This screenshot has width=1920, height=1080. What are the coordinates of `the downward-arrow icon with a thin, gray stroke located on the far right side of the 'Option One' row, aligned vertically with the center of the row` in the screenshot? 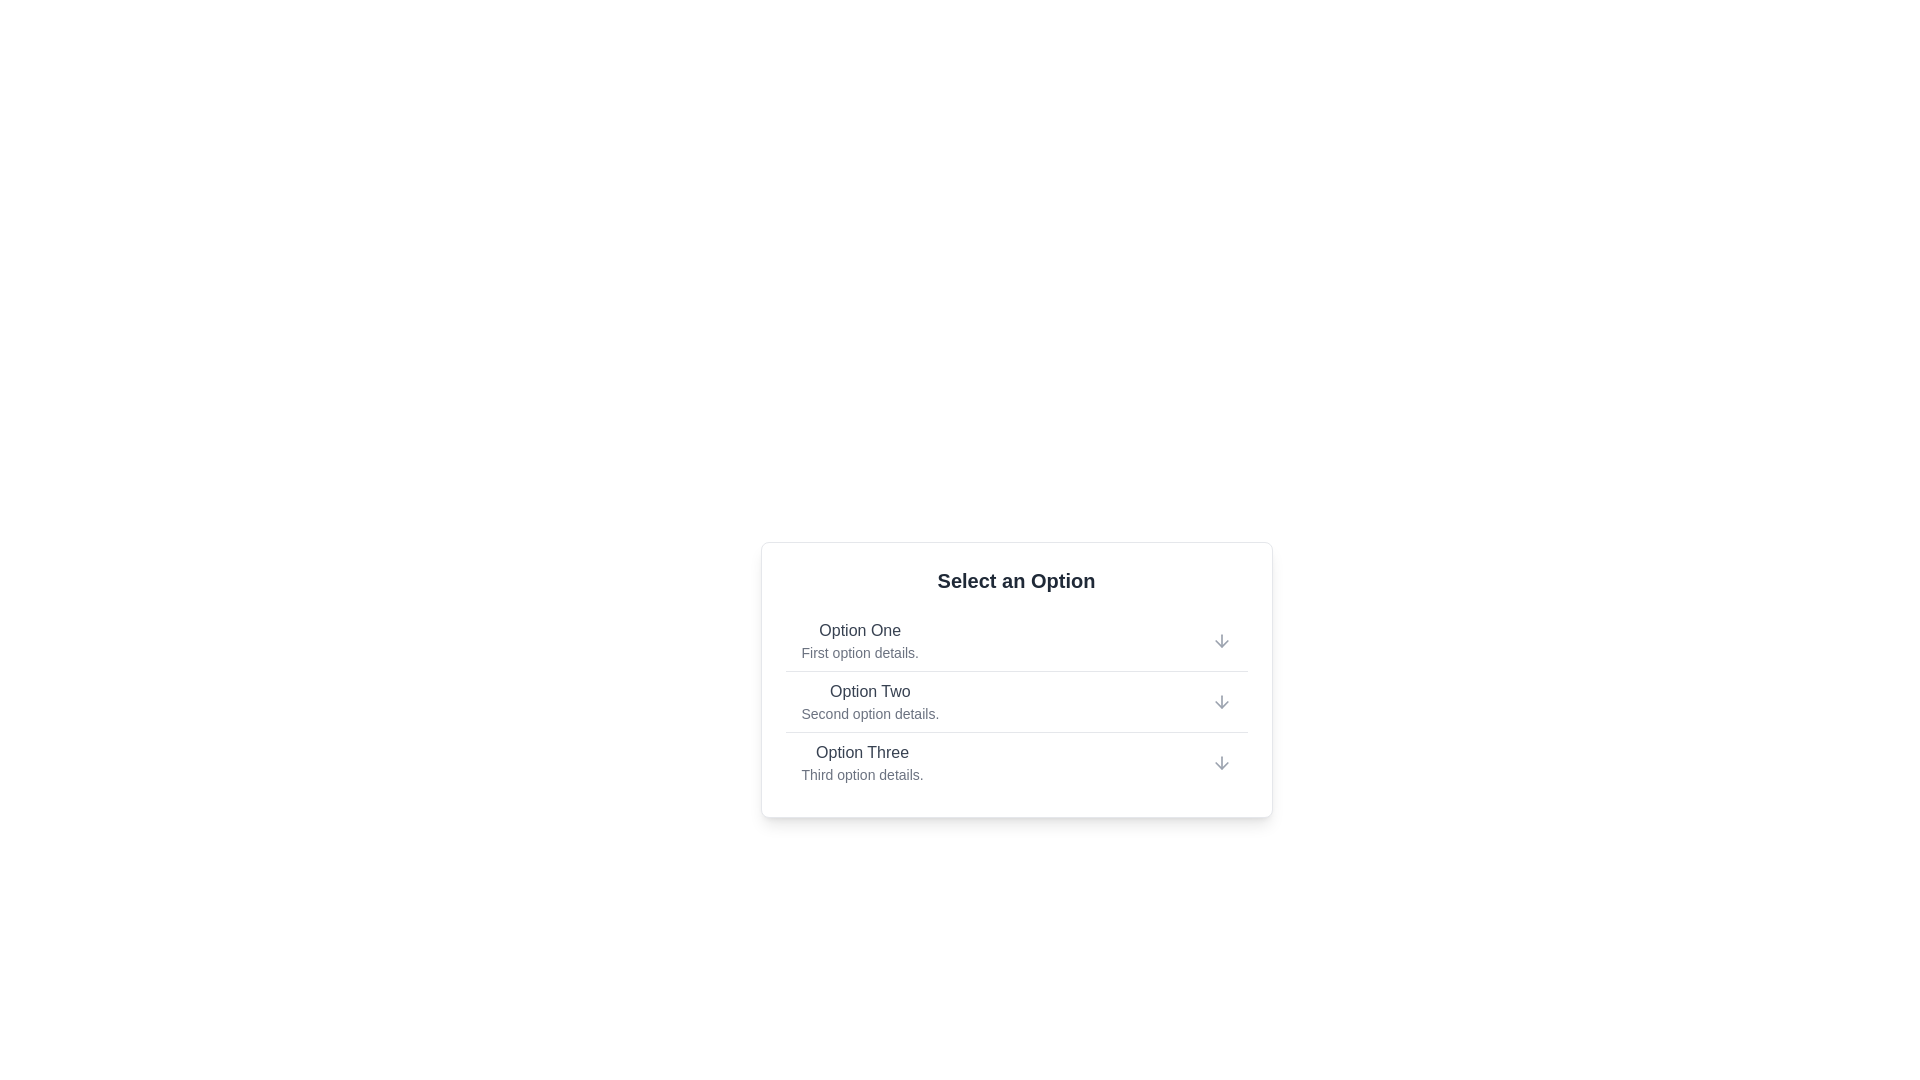 It's located at (1220, 640).